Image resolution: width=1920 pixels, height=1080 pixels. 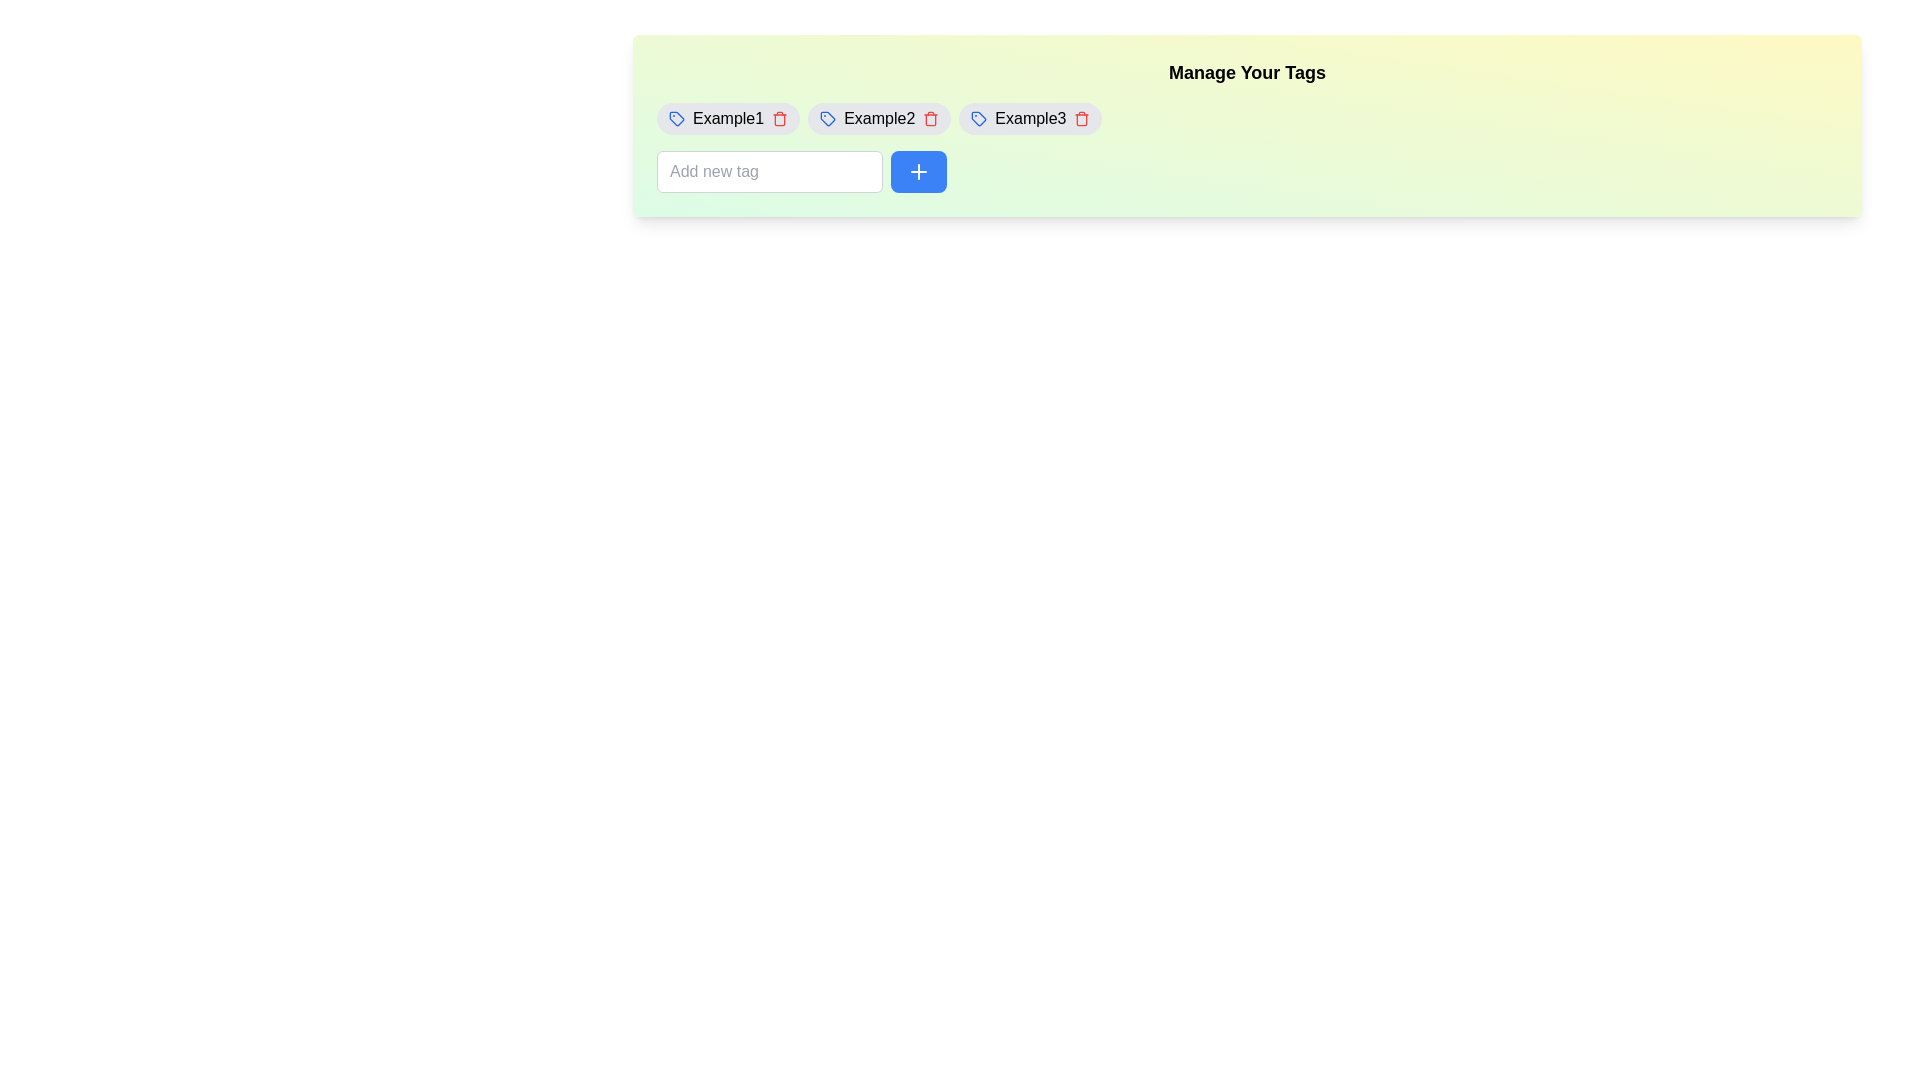 I want to click on the trash bin icon located at the far right inside the 'Example2' tag, so click(x=930, y=119).